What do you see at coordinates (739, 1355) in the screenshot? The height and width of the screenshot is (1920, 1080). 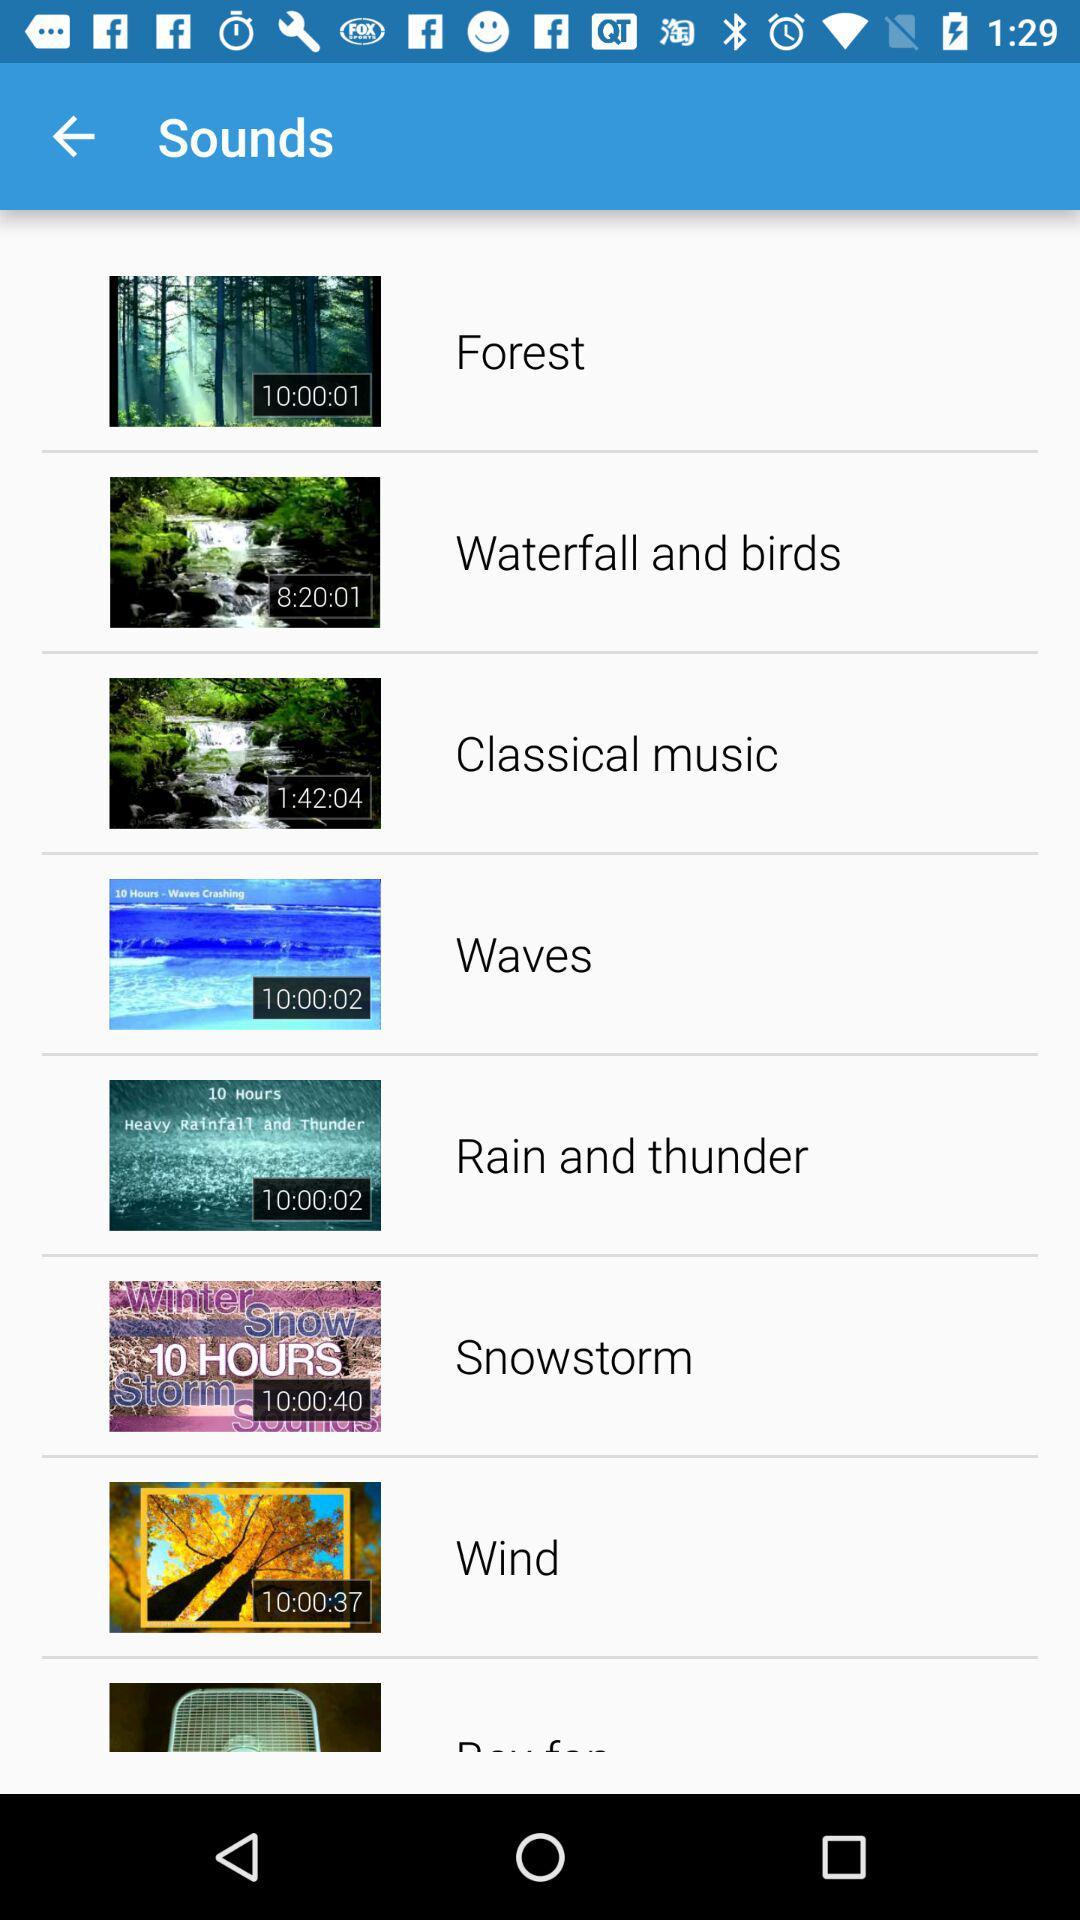 I see `app above wind item` at bounding box center [739, 1355].